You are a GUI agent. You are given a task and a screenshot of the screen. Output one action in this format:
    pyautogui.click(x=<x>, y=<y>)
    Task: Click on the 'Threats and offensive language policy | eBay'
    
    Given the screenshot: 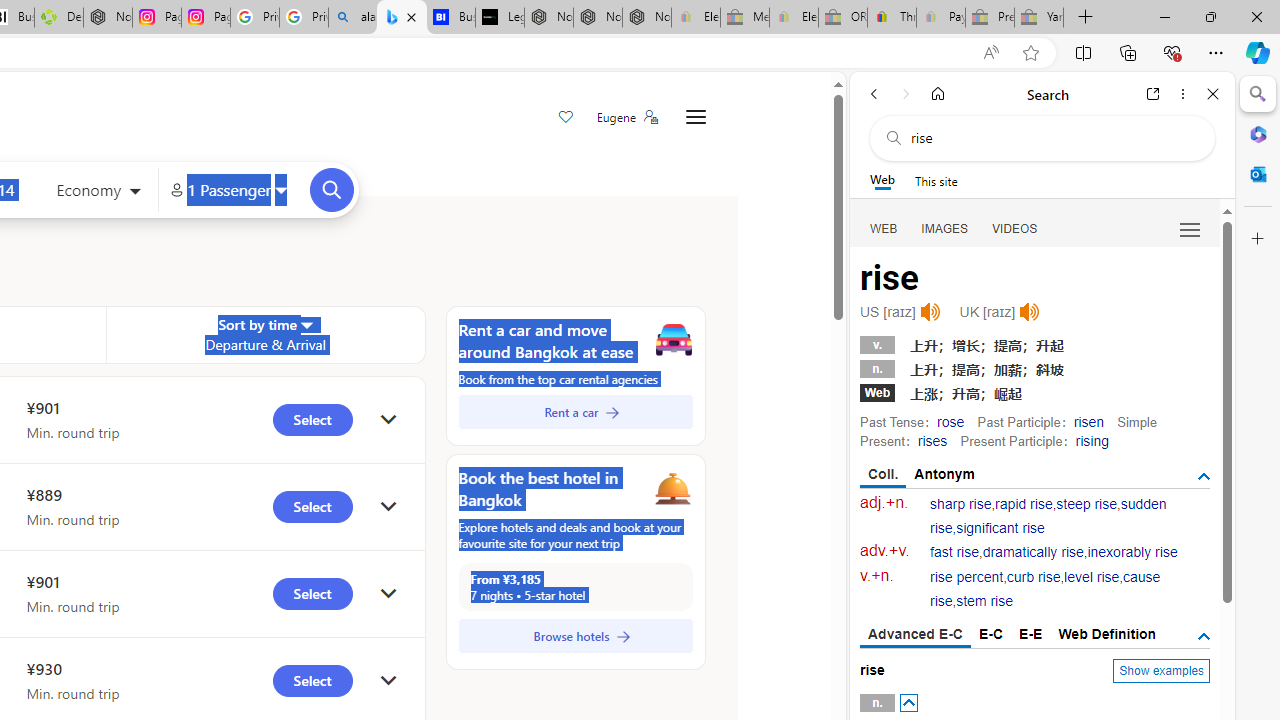 What is the action you would take?
    pyautogui.click(x=891, y=17)
    